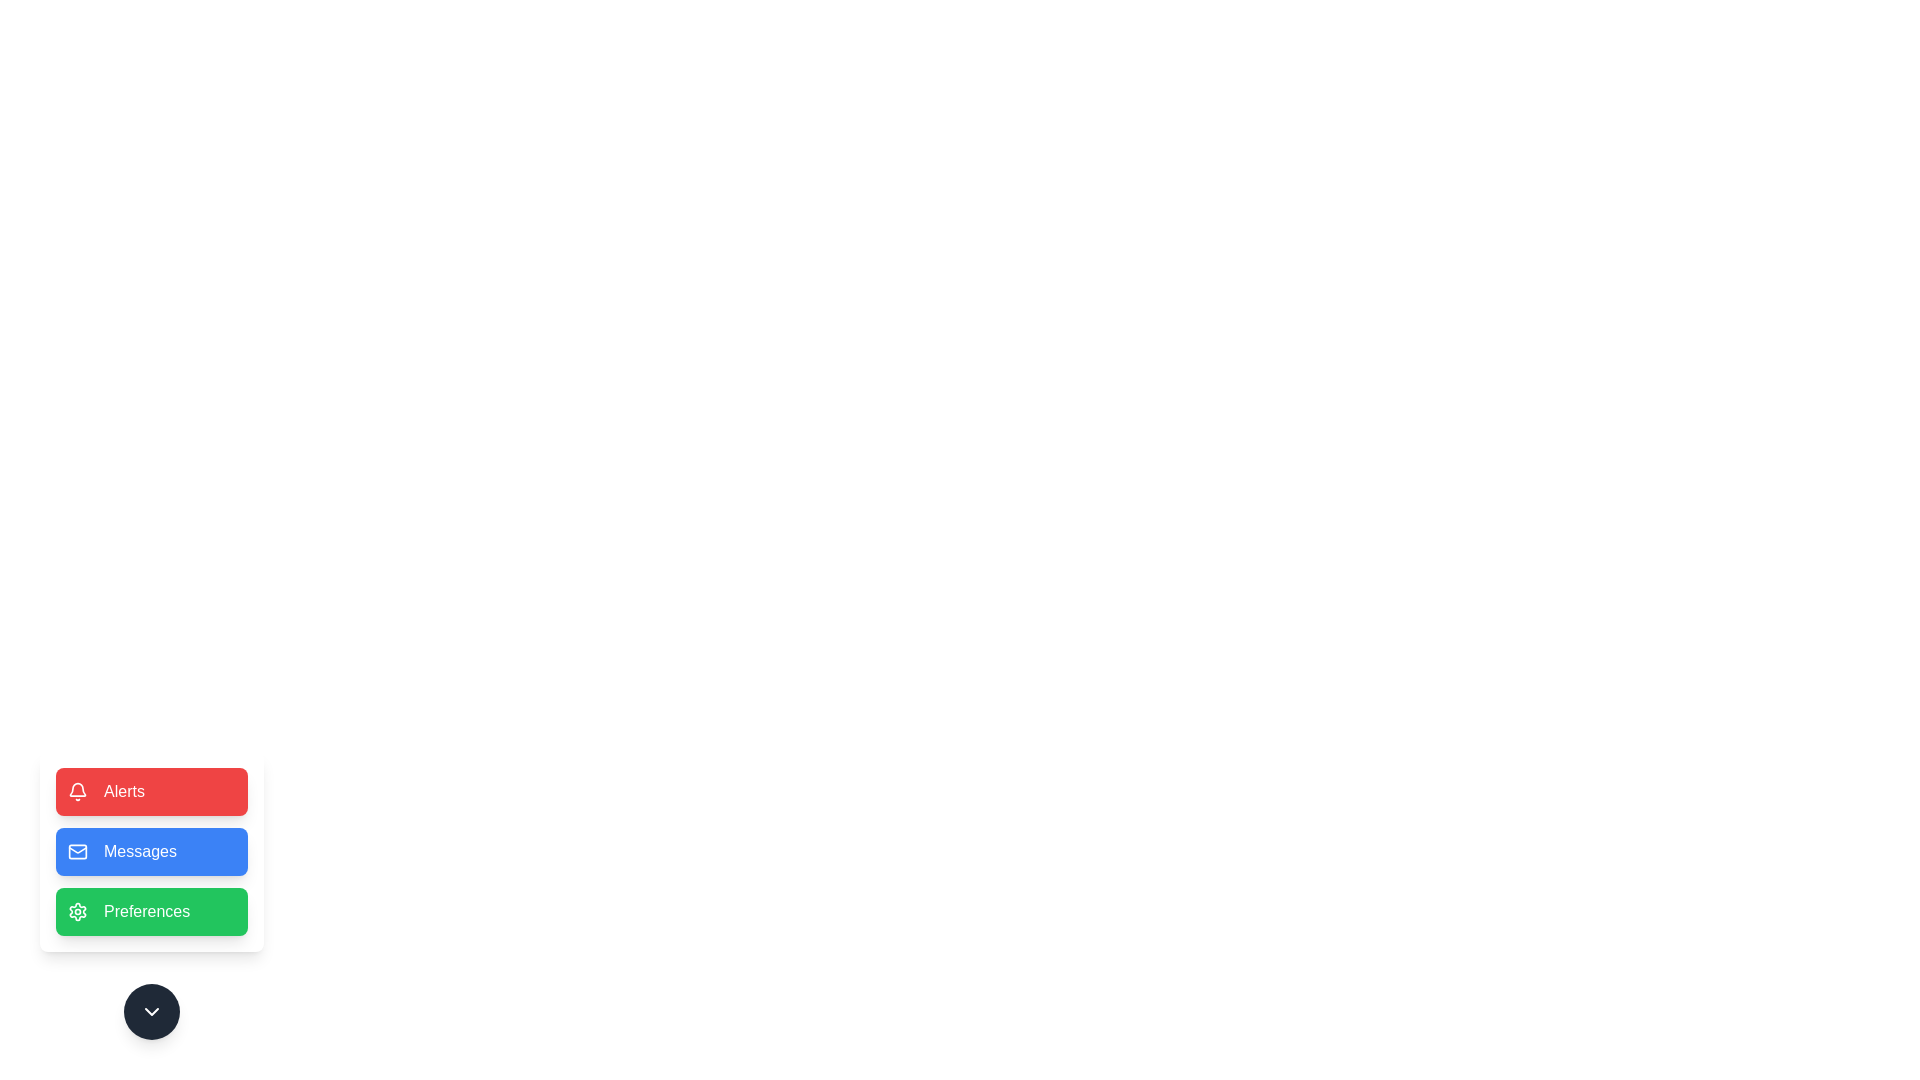  I want to click on the Preferences button to observe the hover effect, so click(151, 911).